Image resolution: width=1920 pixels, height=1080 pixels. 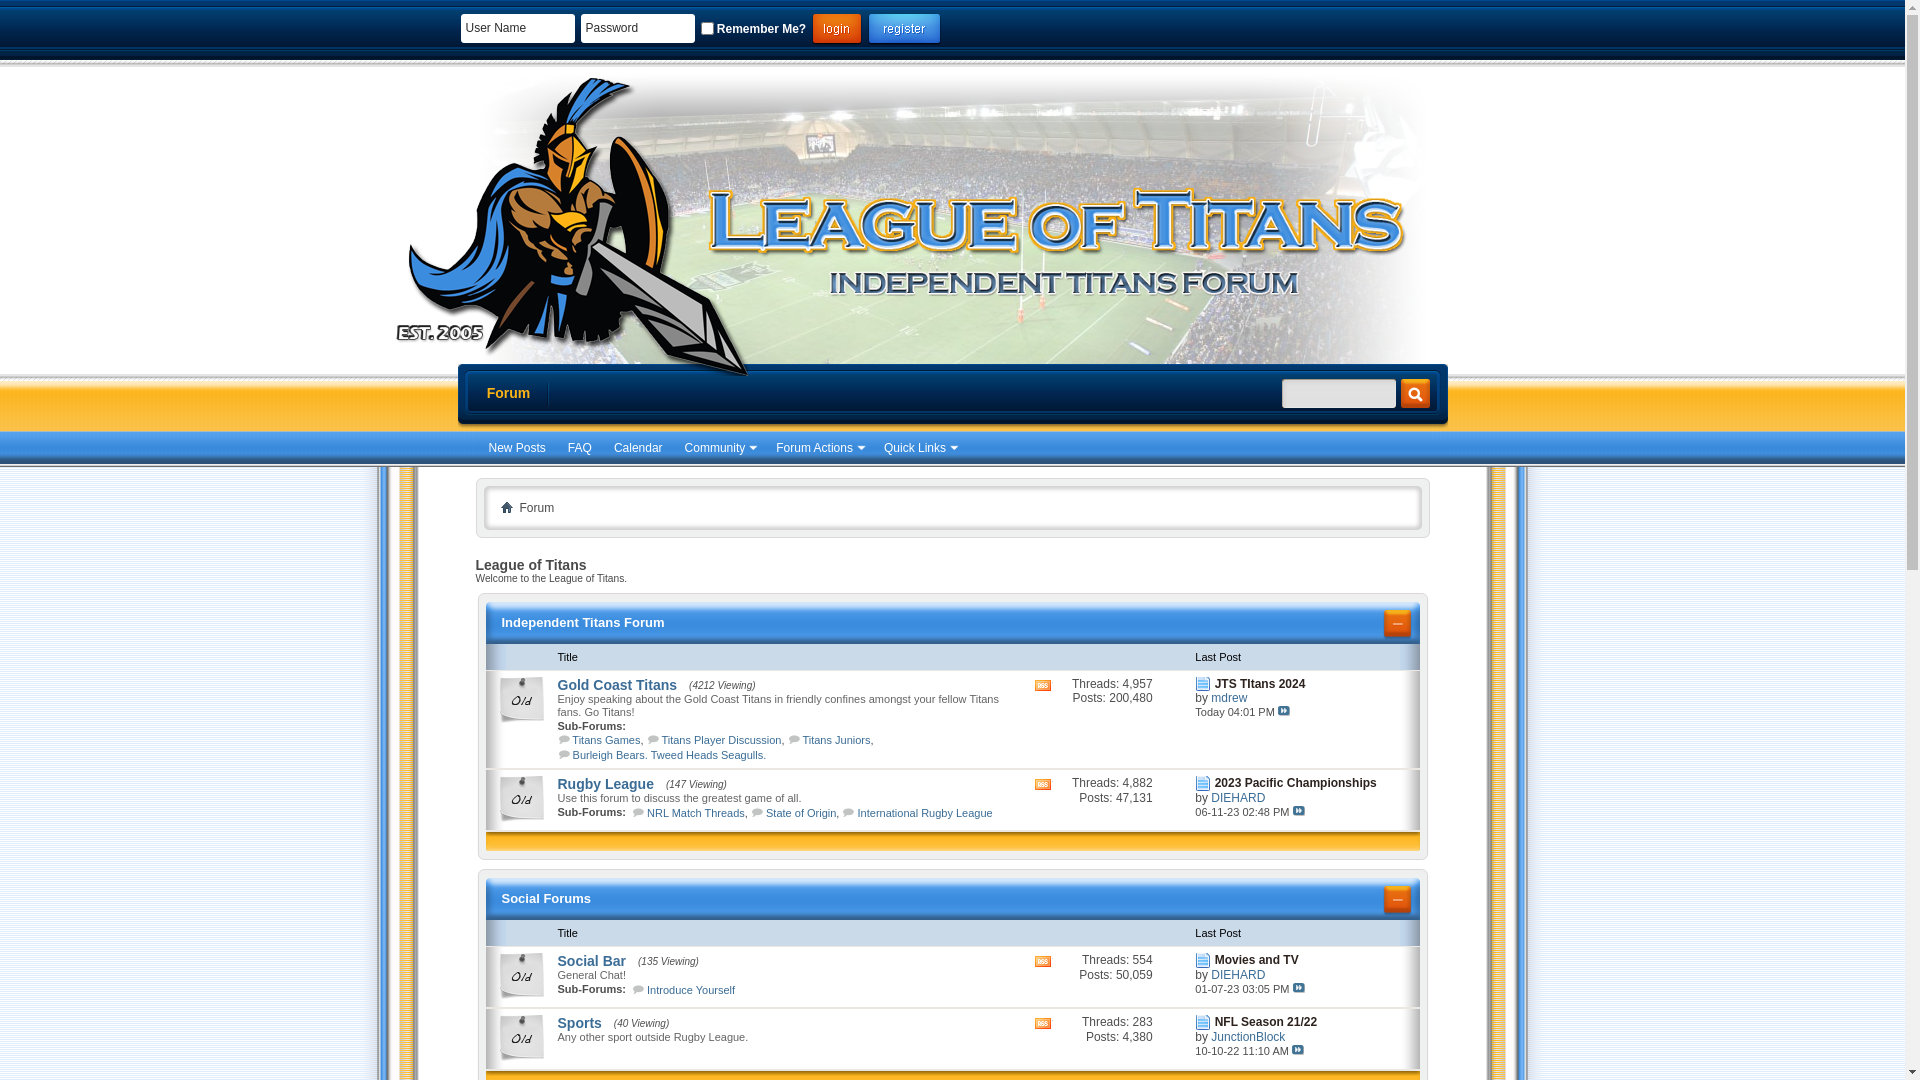 I want to click on '2023 Pacific Championships', so click(x=1296, y=782).